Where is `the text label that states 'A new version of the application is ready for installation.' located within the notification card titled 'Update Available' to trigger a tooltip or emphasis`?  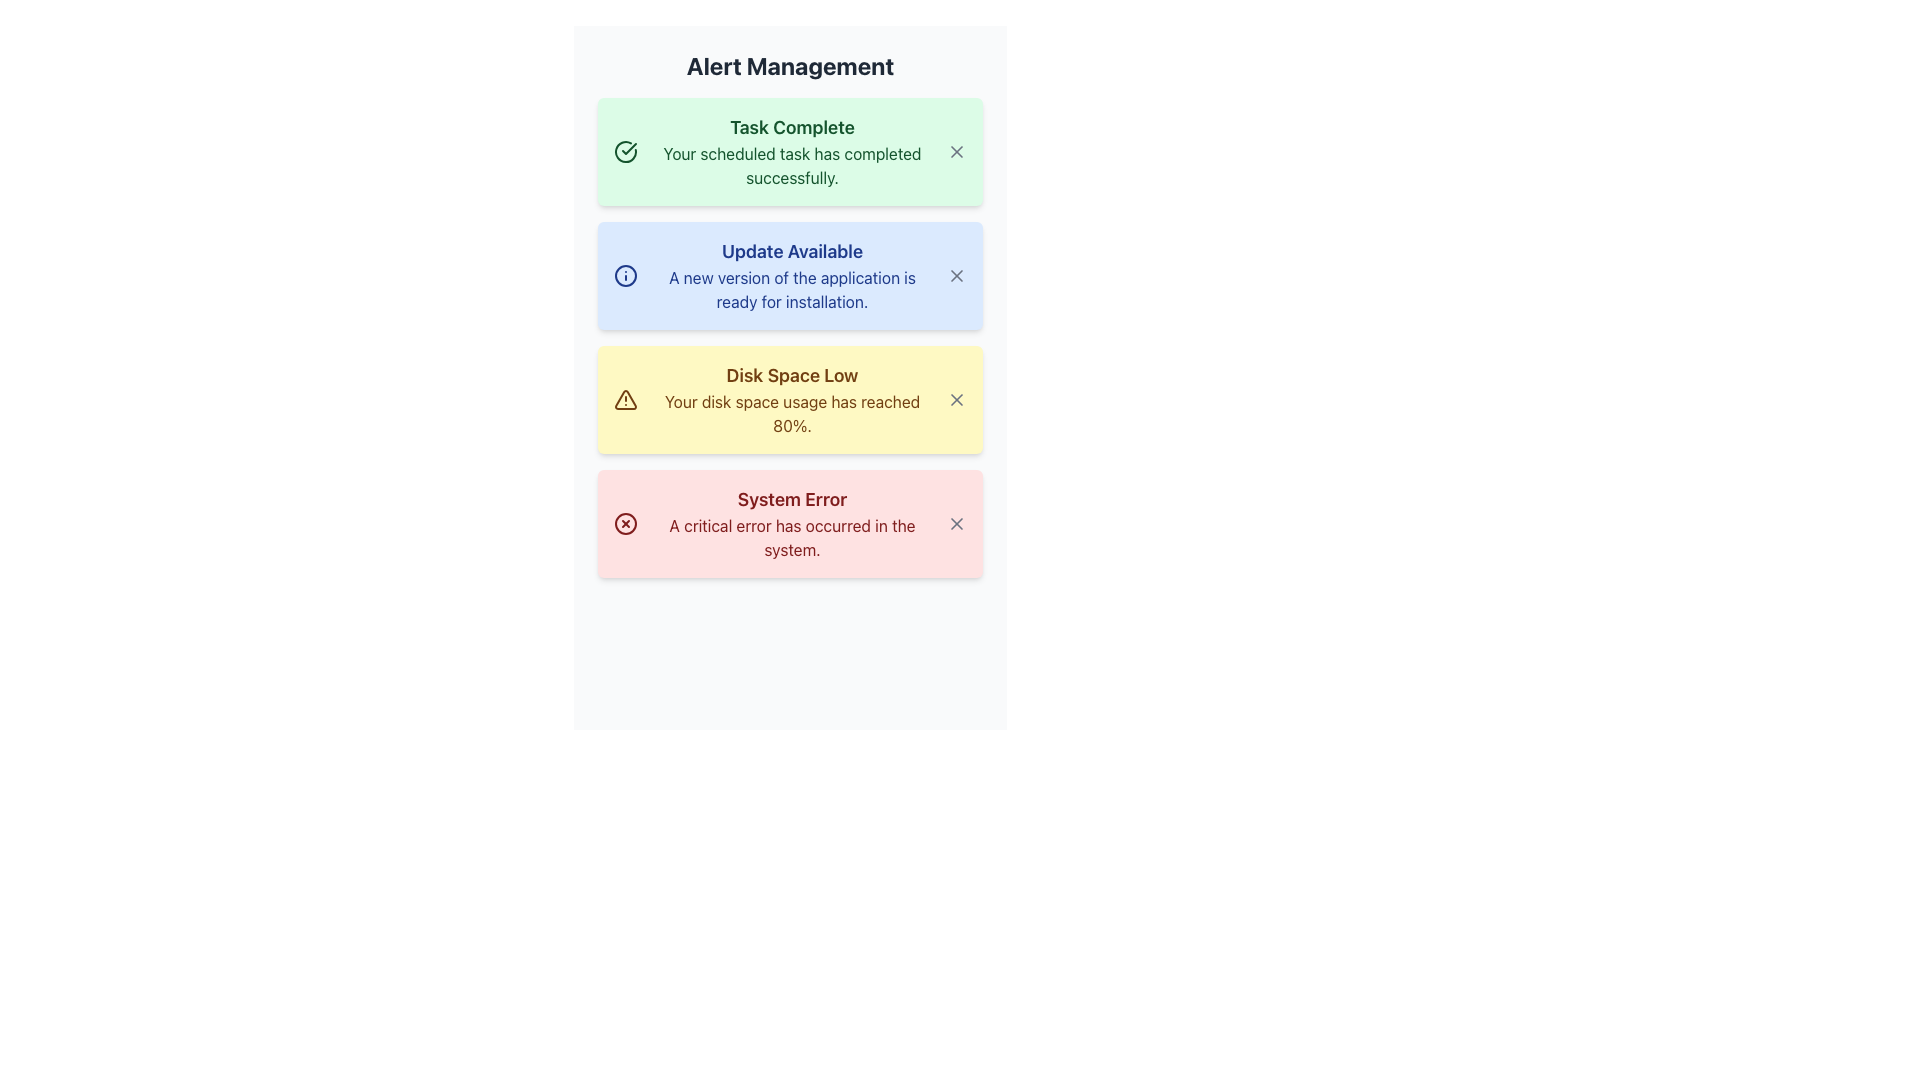 the text label that states 'A new version of the application is ready for installation.' located within the notification card titled 'Update Available' to trigger a tooltip or emphasis is located at coordinates (791, 289).